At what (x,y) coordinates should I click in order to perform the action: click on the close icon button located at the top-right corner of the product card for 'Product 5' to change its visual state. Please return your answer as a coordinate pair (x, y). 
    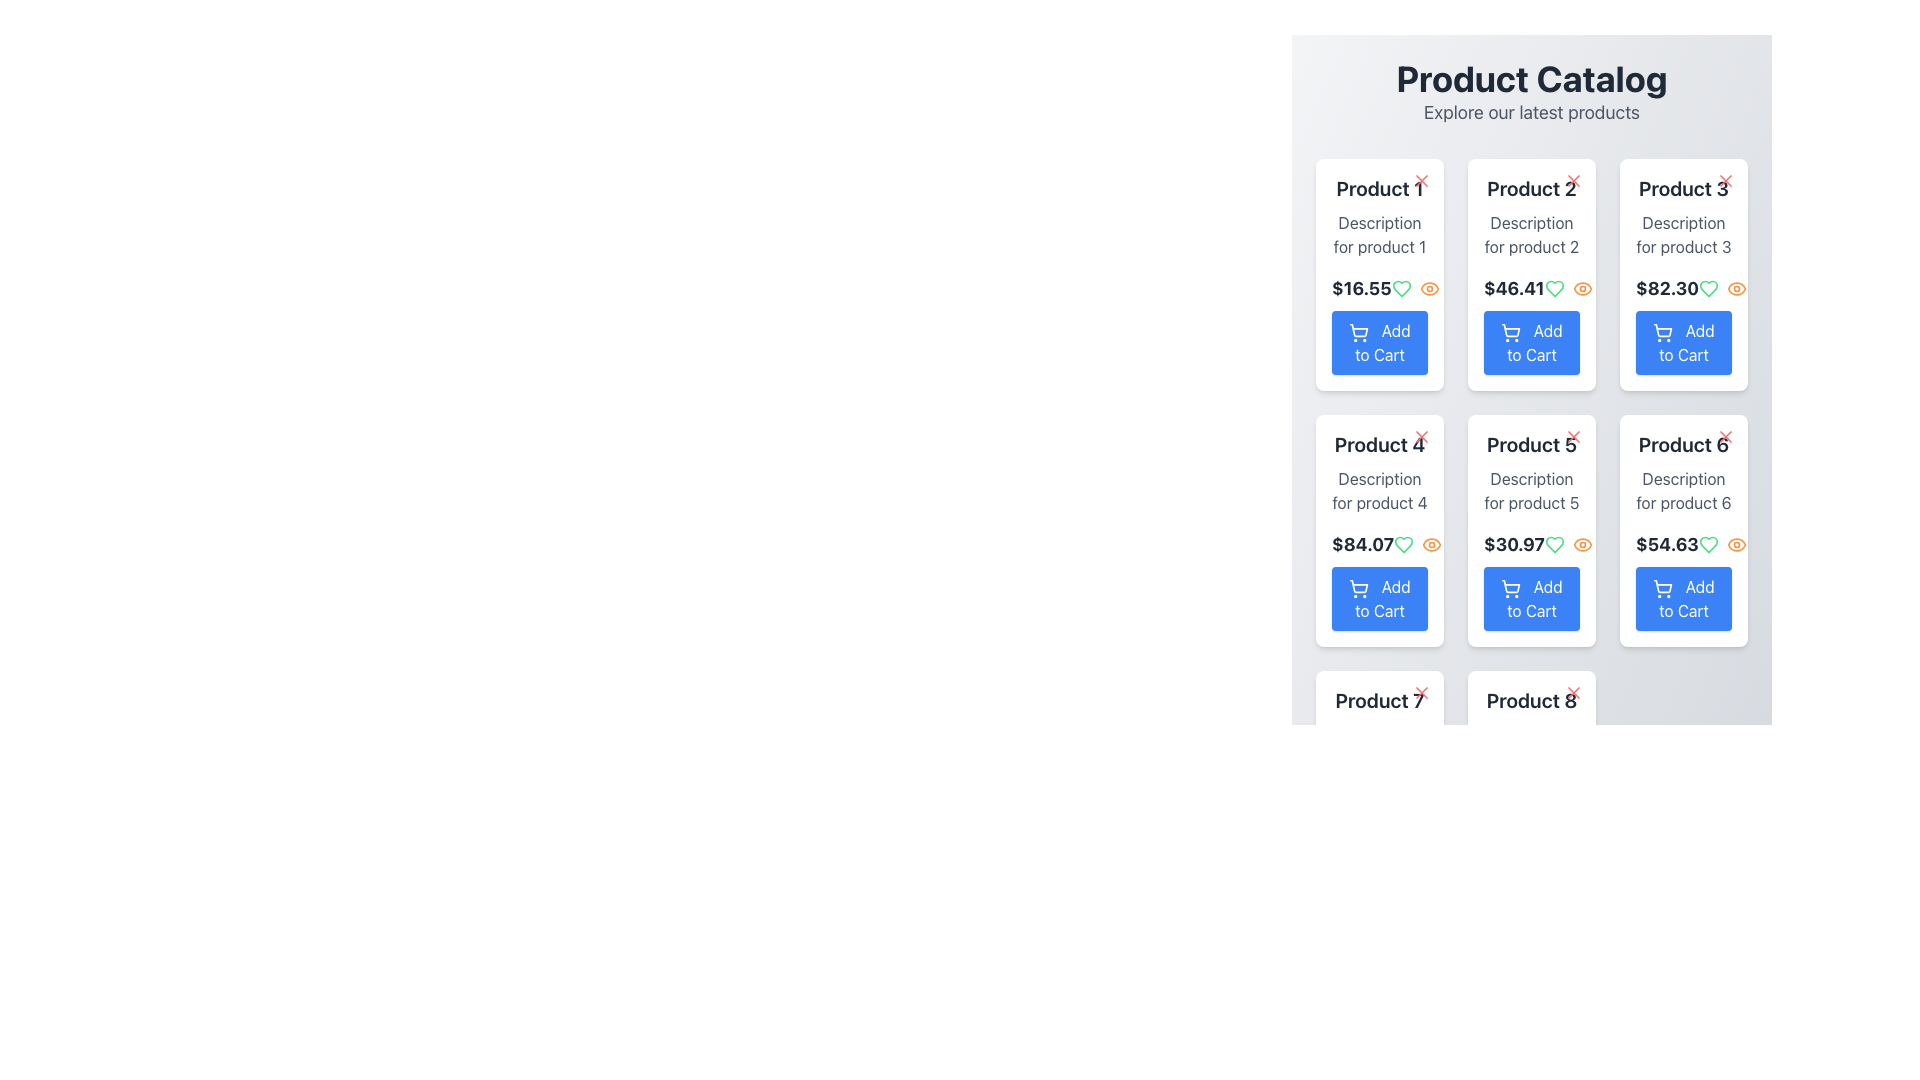
    Looking at the image, I should click on (1573, 435).